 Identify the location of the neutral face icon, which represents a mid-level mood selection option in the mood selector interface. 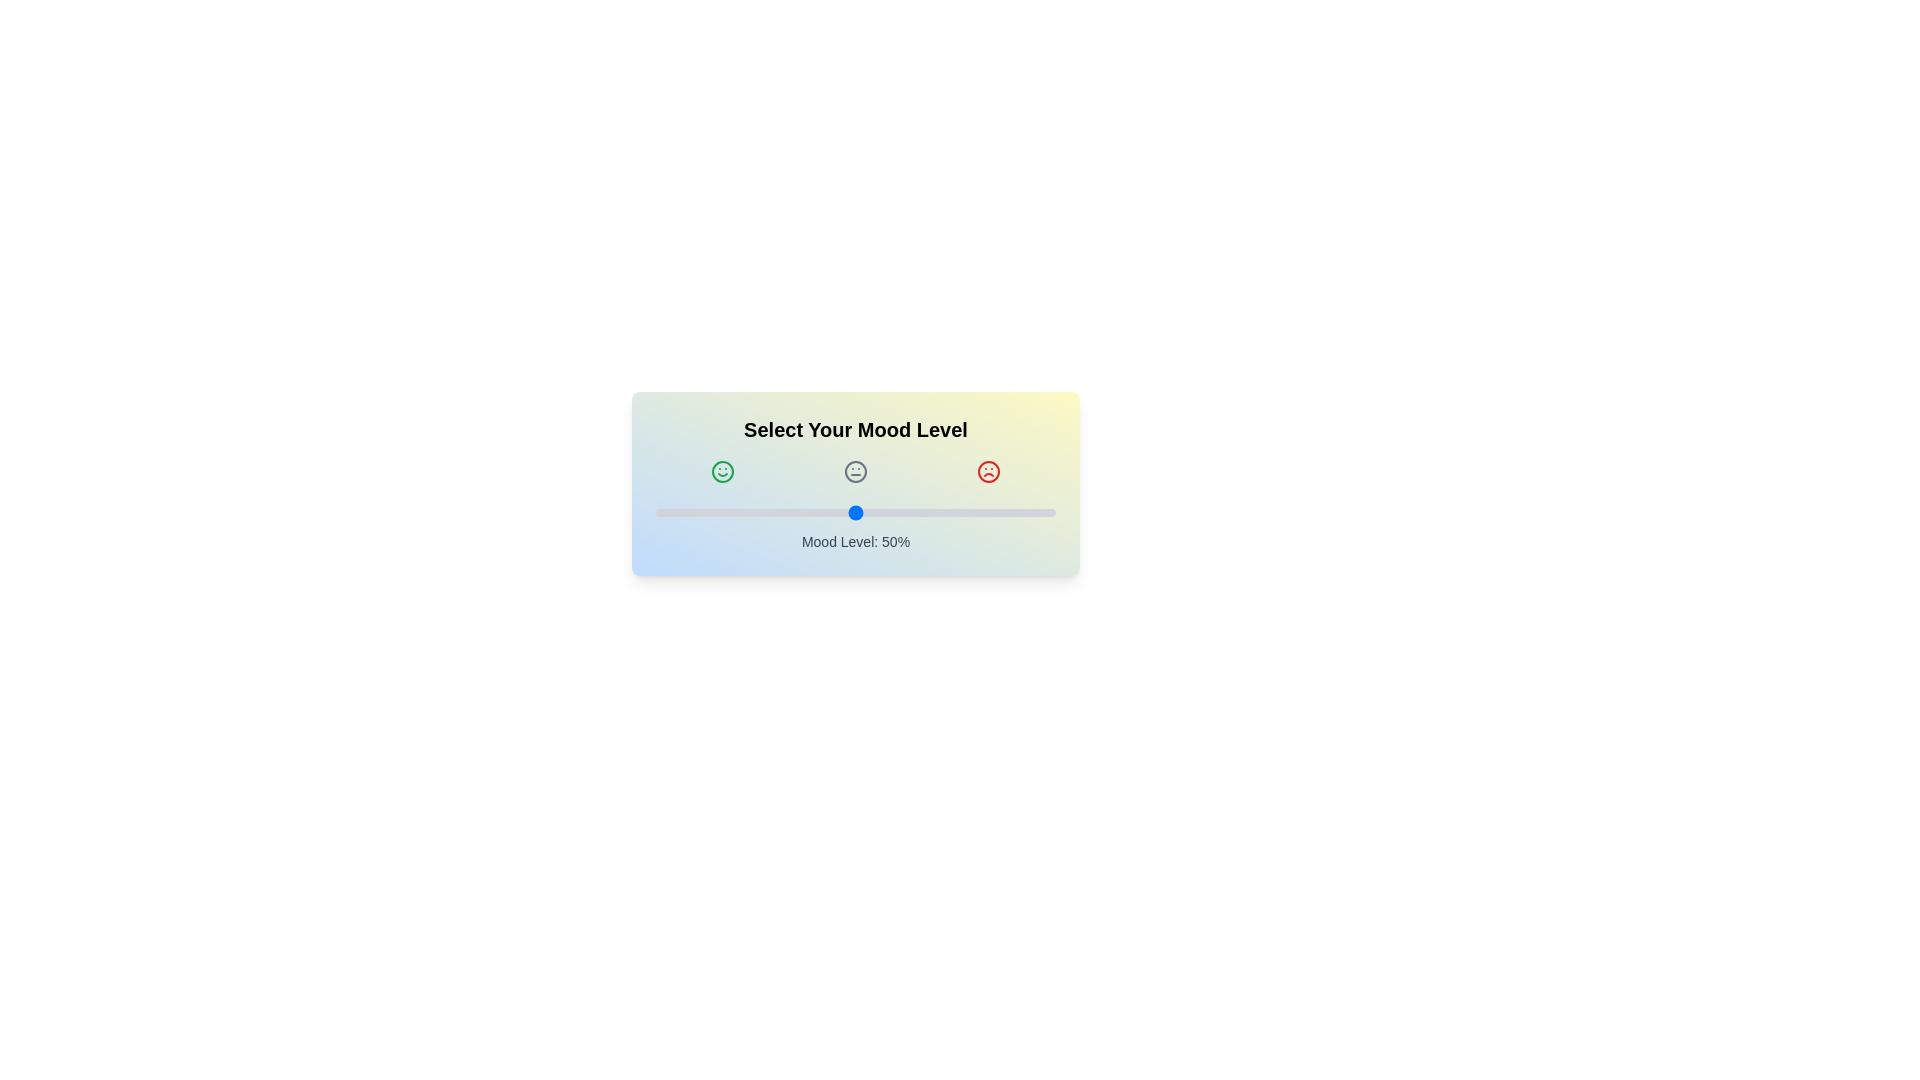
(855, 471).